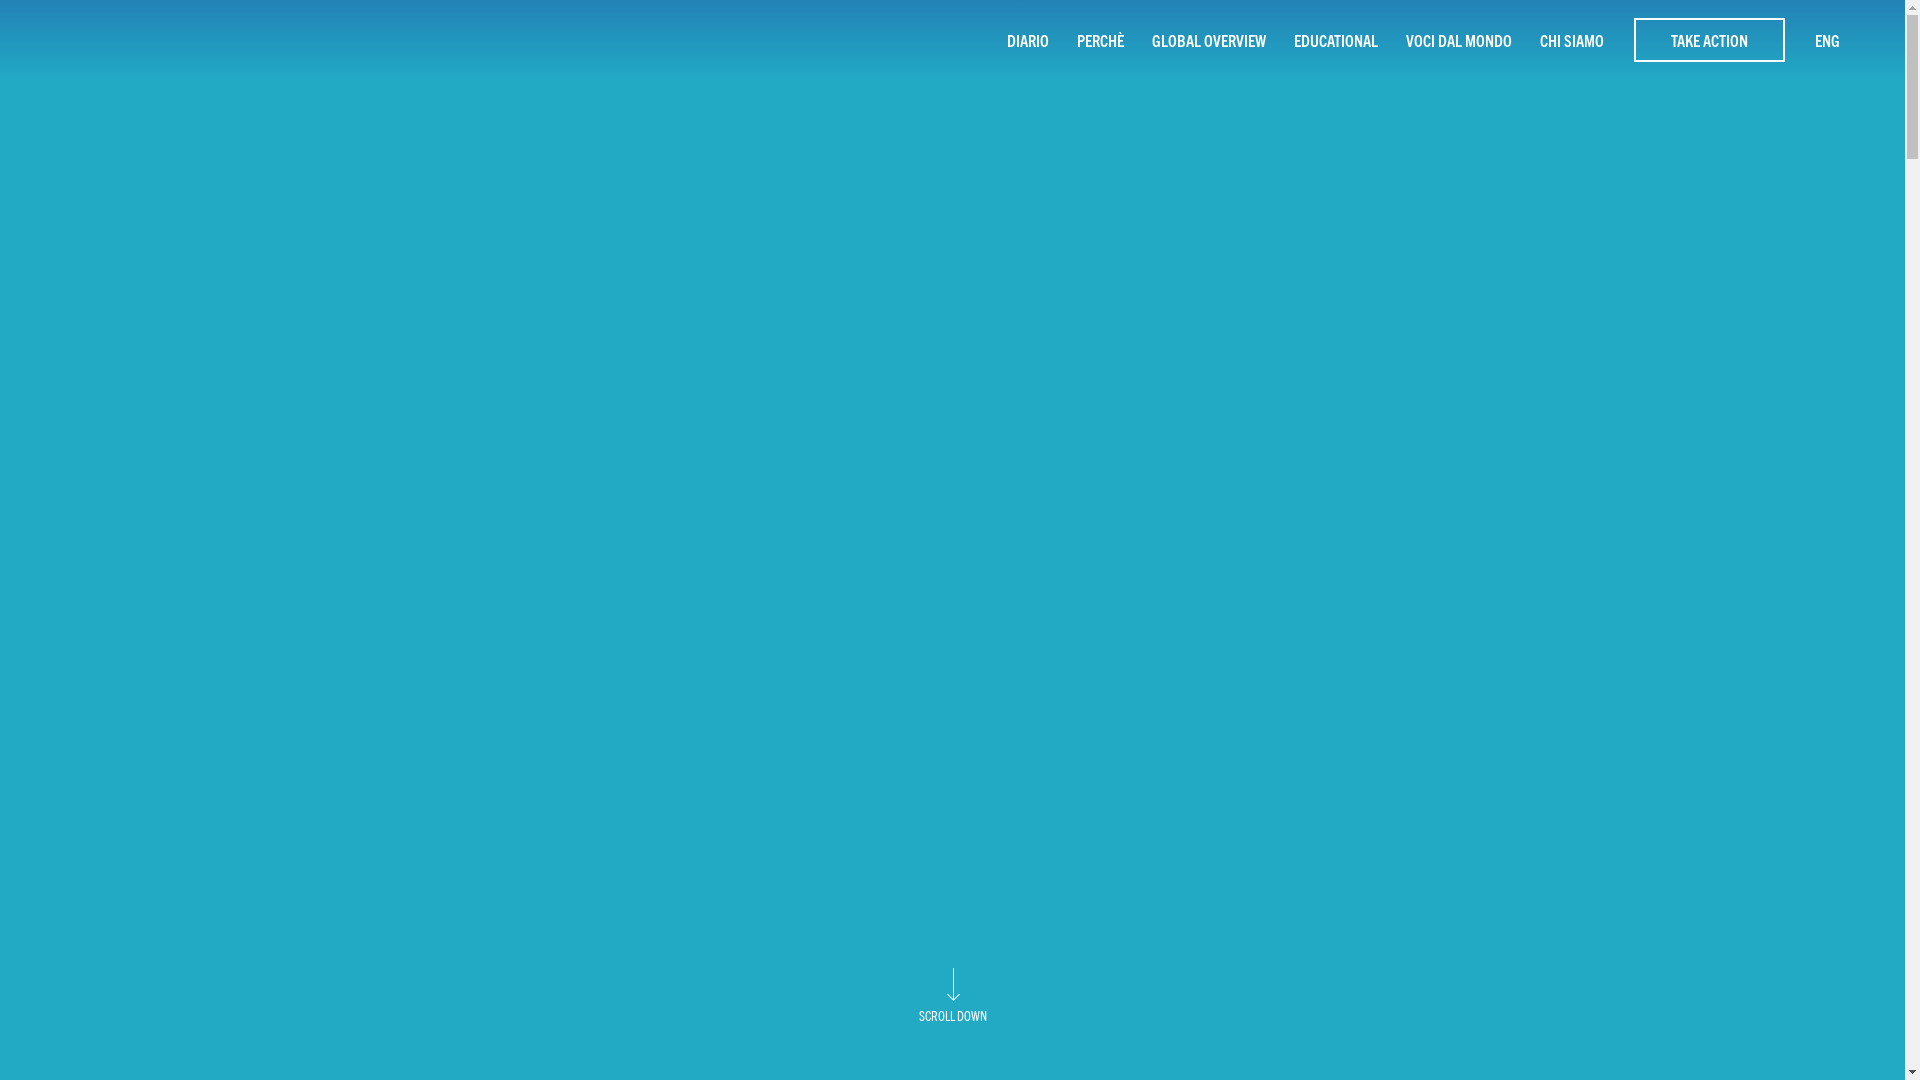 The height and width of the screenshot is (1080, 1920). Describe the element at coordinates (1827, 39) in the screenshot. I see `'ENG'` at that location.